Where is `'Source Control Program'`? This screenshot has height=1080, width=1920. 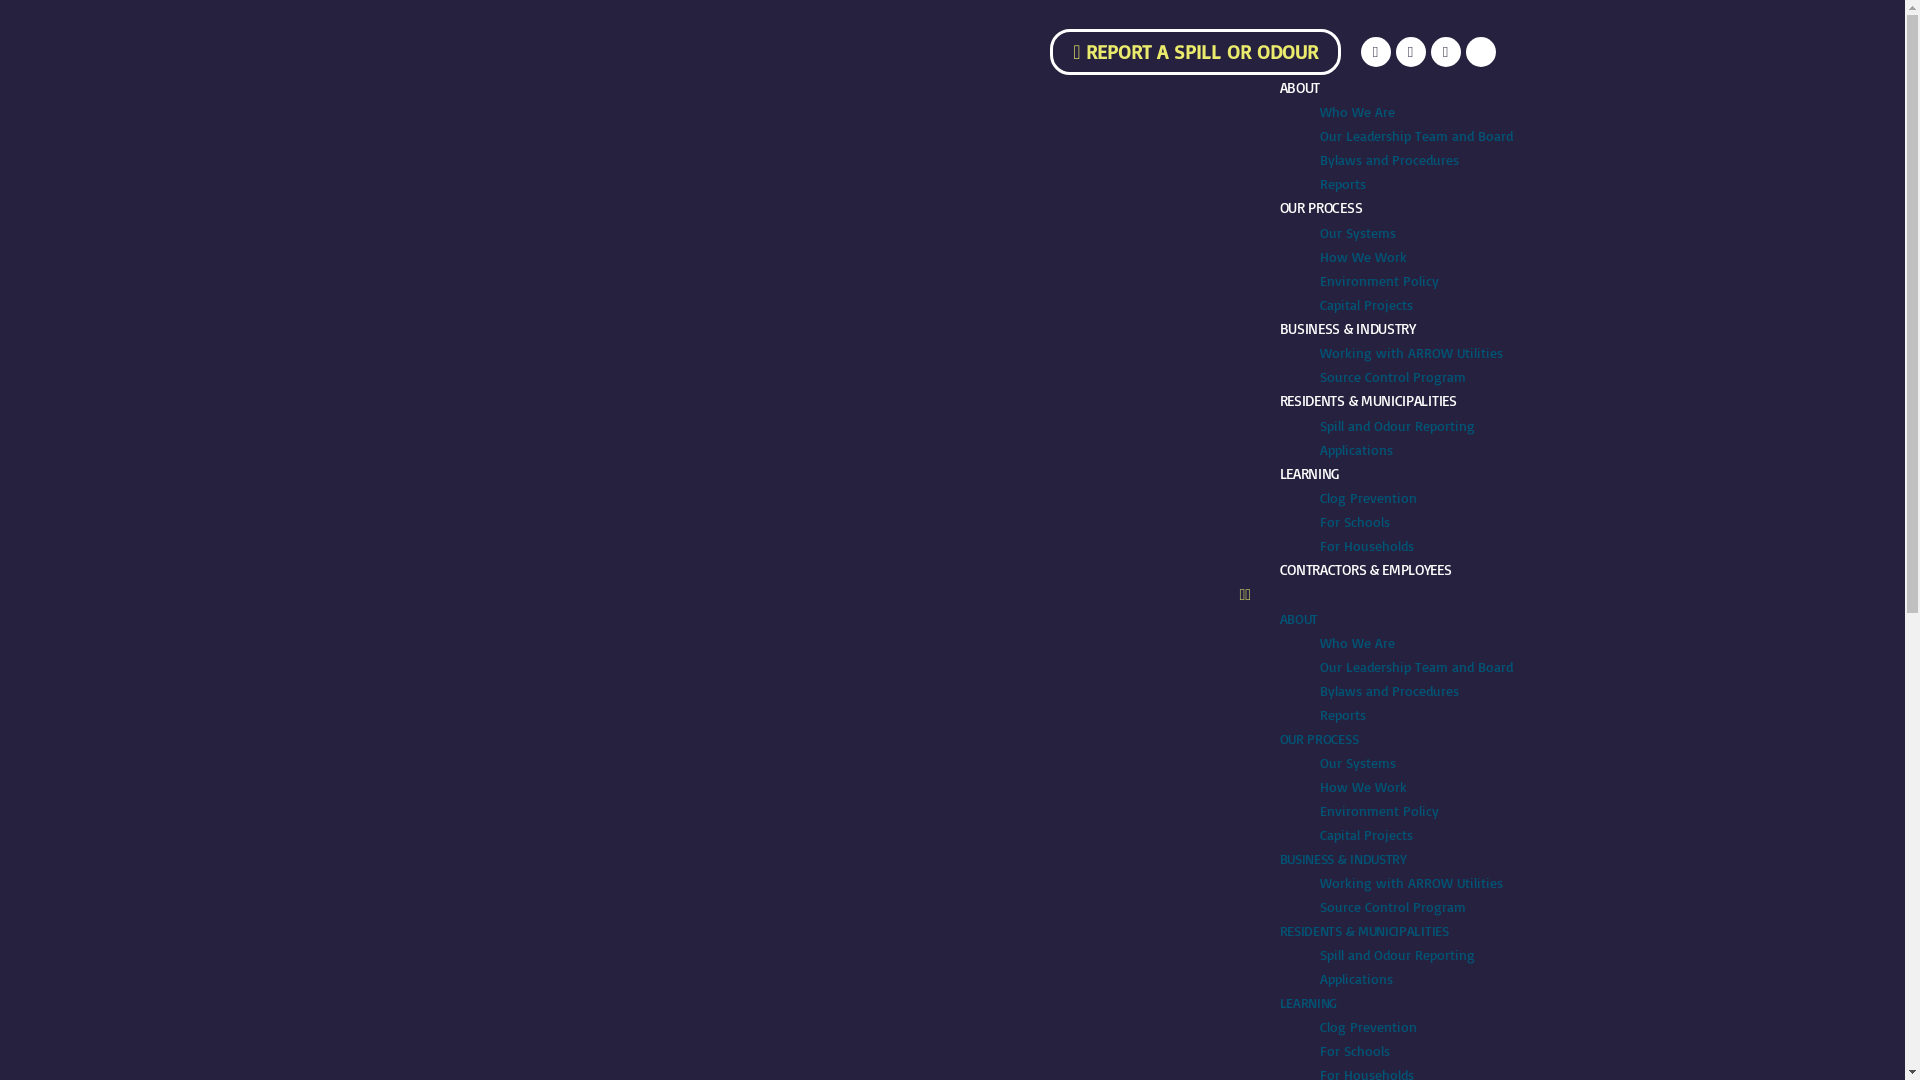
'Source Control Program' is located at coordinates (1391, 376).